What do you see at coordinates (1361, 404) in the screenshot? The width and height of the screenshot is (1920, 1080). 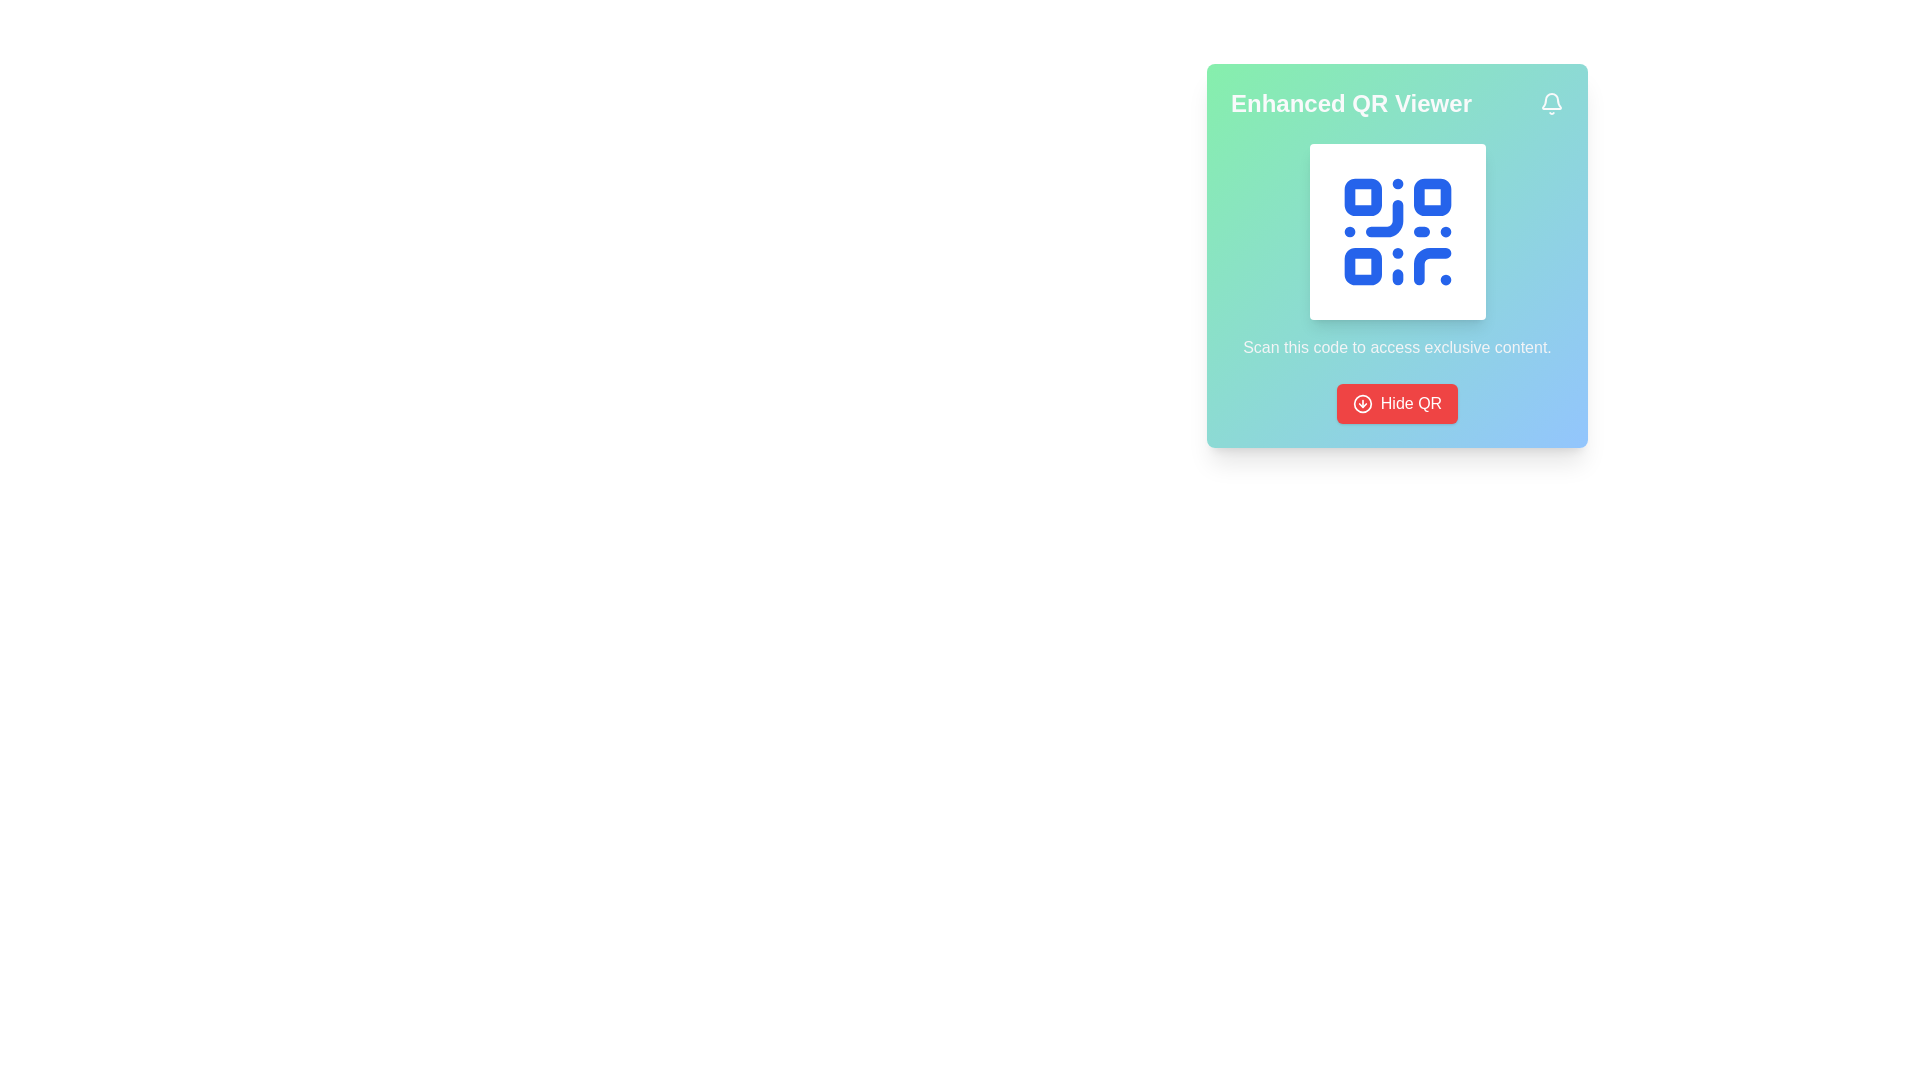 I see `the circular icon with a downward arrow located inside the red 'Hide QR' button` at bounding box center [1361, 404].